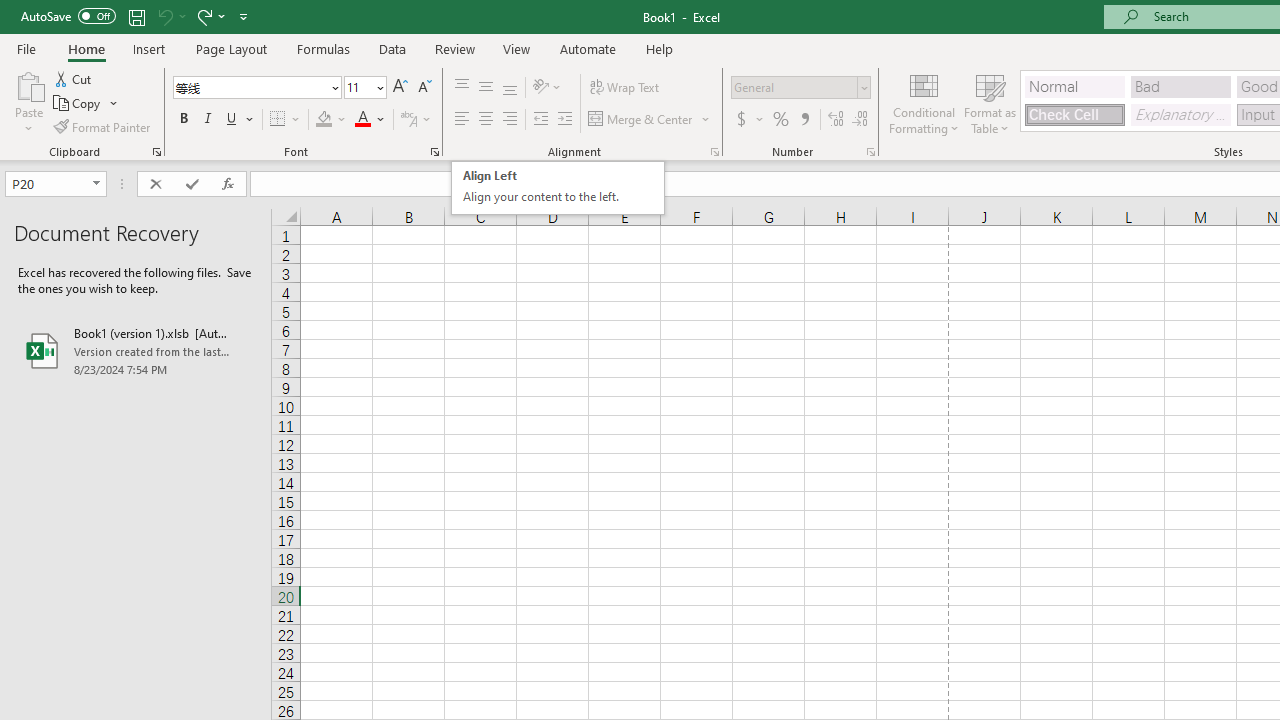 The width and height of the screenshot is (1280, 720). I want to click on 'Merge & Center', so click(650, 119).